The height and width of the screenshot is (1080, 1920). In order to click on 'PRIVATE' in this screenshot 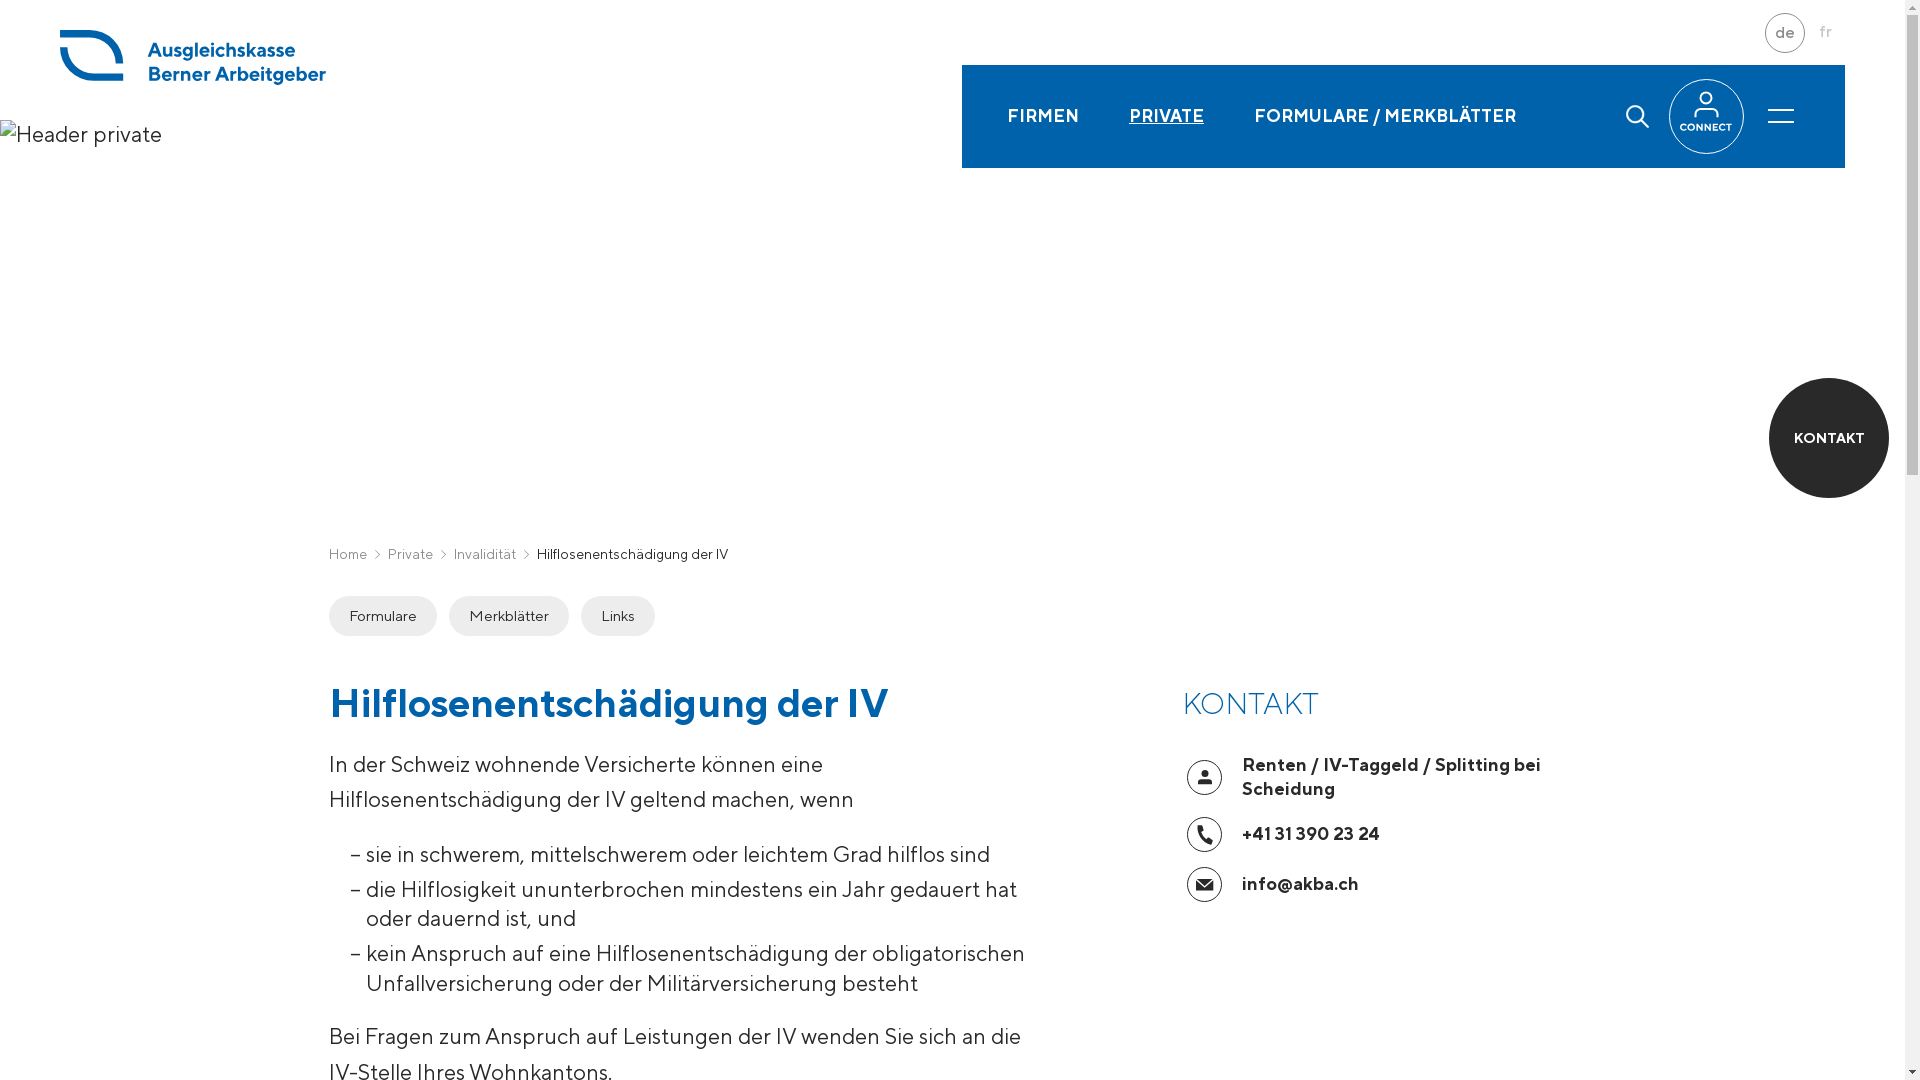, I will do `click(1103, 116)`.